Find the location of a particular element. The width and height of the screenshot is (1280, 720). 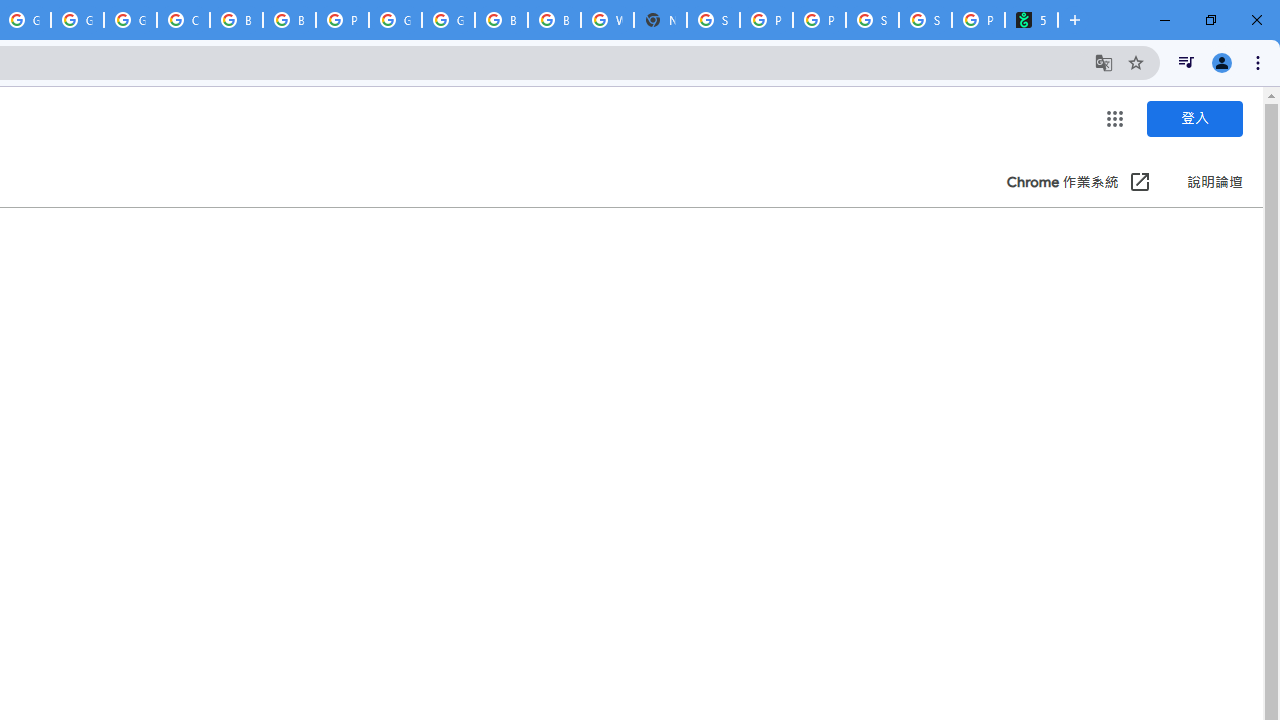

'Google Cloud Platform' is located at coordinates (395, 20).